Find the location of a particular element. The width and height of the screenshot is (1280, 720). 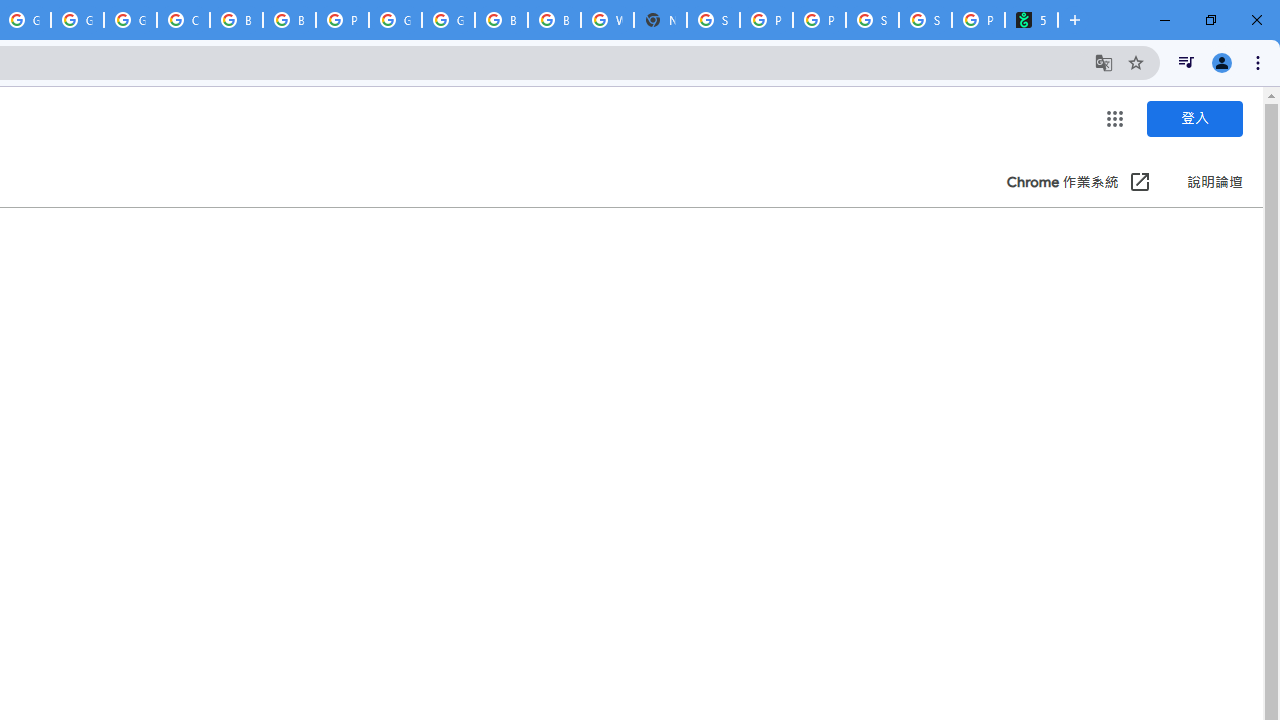

'Google Cloud Platform' is located at coordinates (395, 20).